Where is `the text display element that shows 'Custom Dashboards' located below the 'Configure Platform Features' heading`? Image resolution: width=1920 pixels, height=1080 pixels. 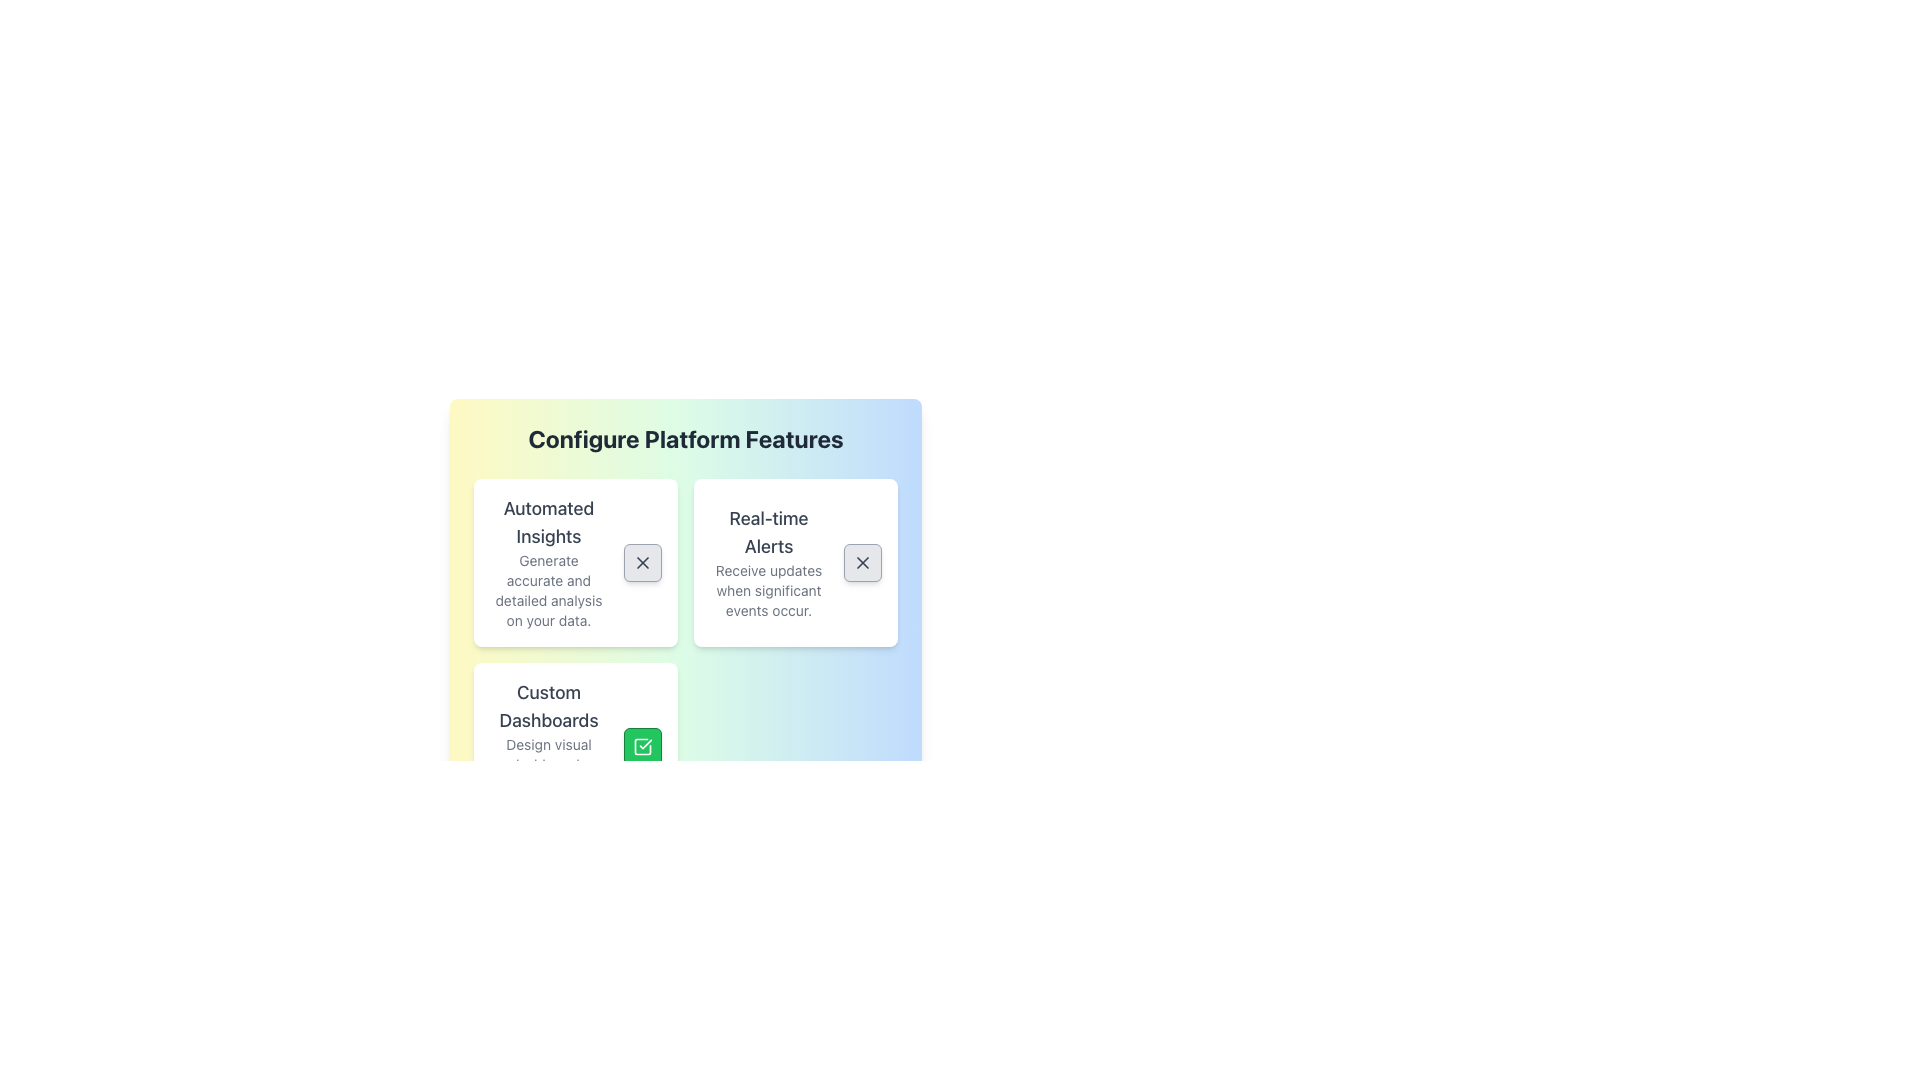
the text display element that shows 'Custom Dashboards' located below the 'Configure Platform Features' heading is located at coordinates (548, 705).